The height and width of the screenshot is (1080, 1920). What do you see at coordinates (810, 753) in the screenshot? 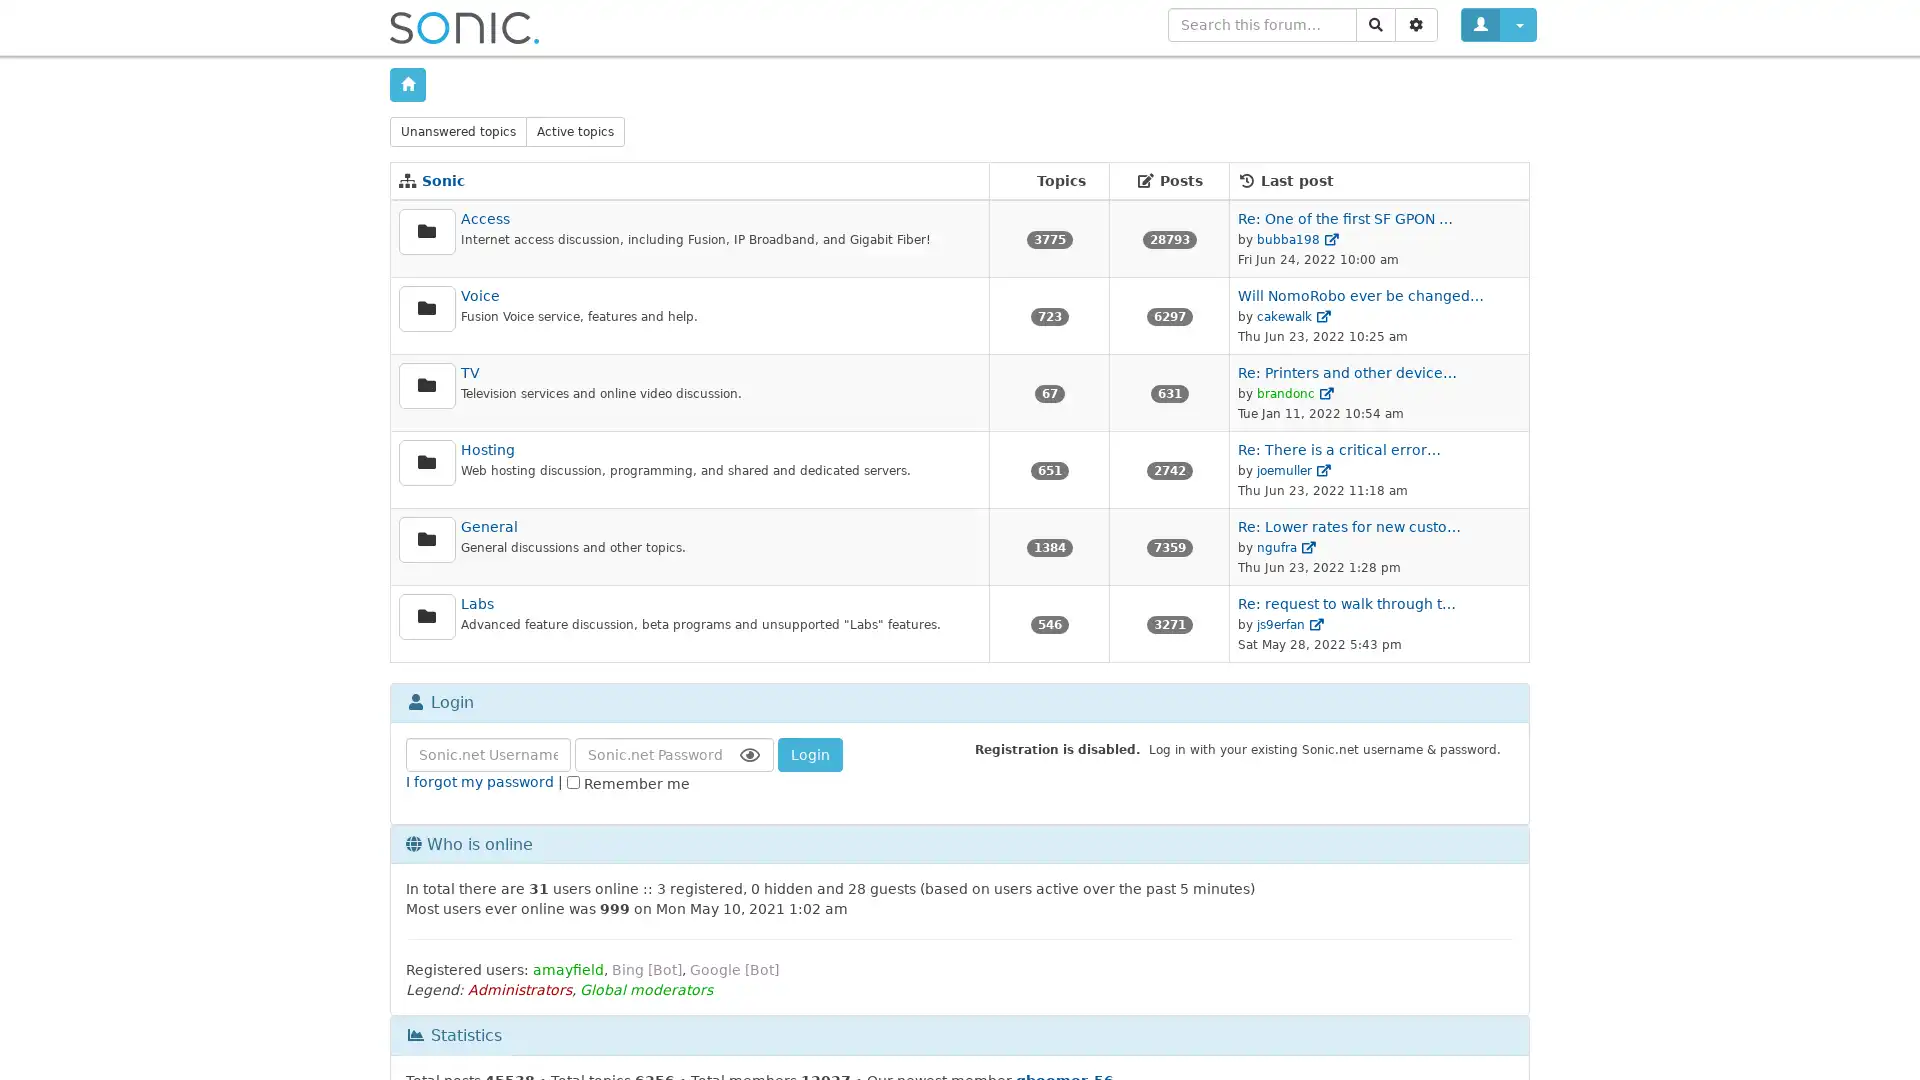
I see `Login` at bounding box center [810, 753].